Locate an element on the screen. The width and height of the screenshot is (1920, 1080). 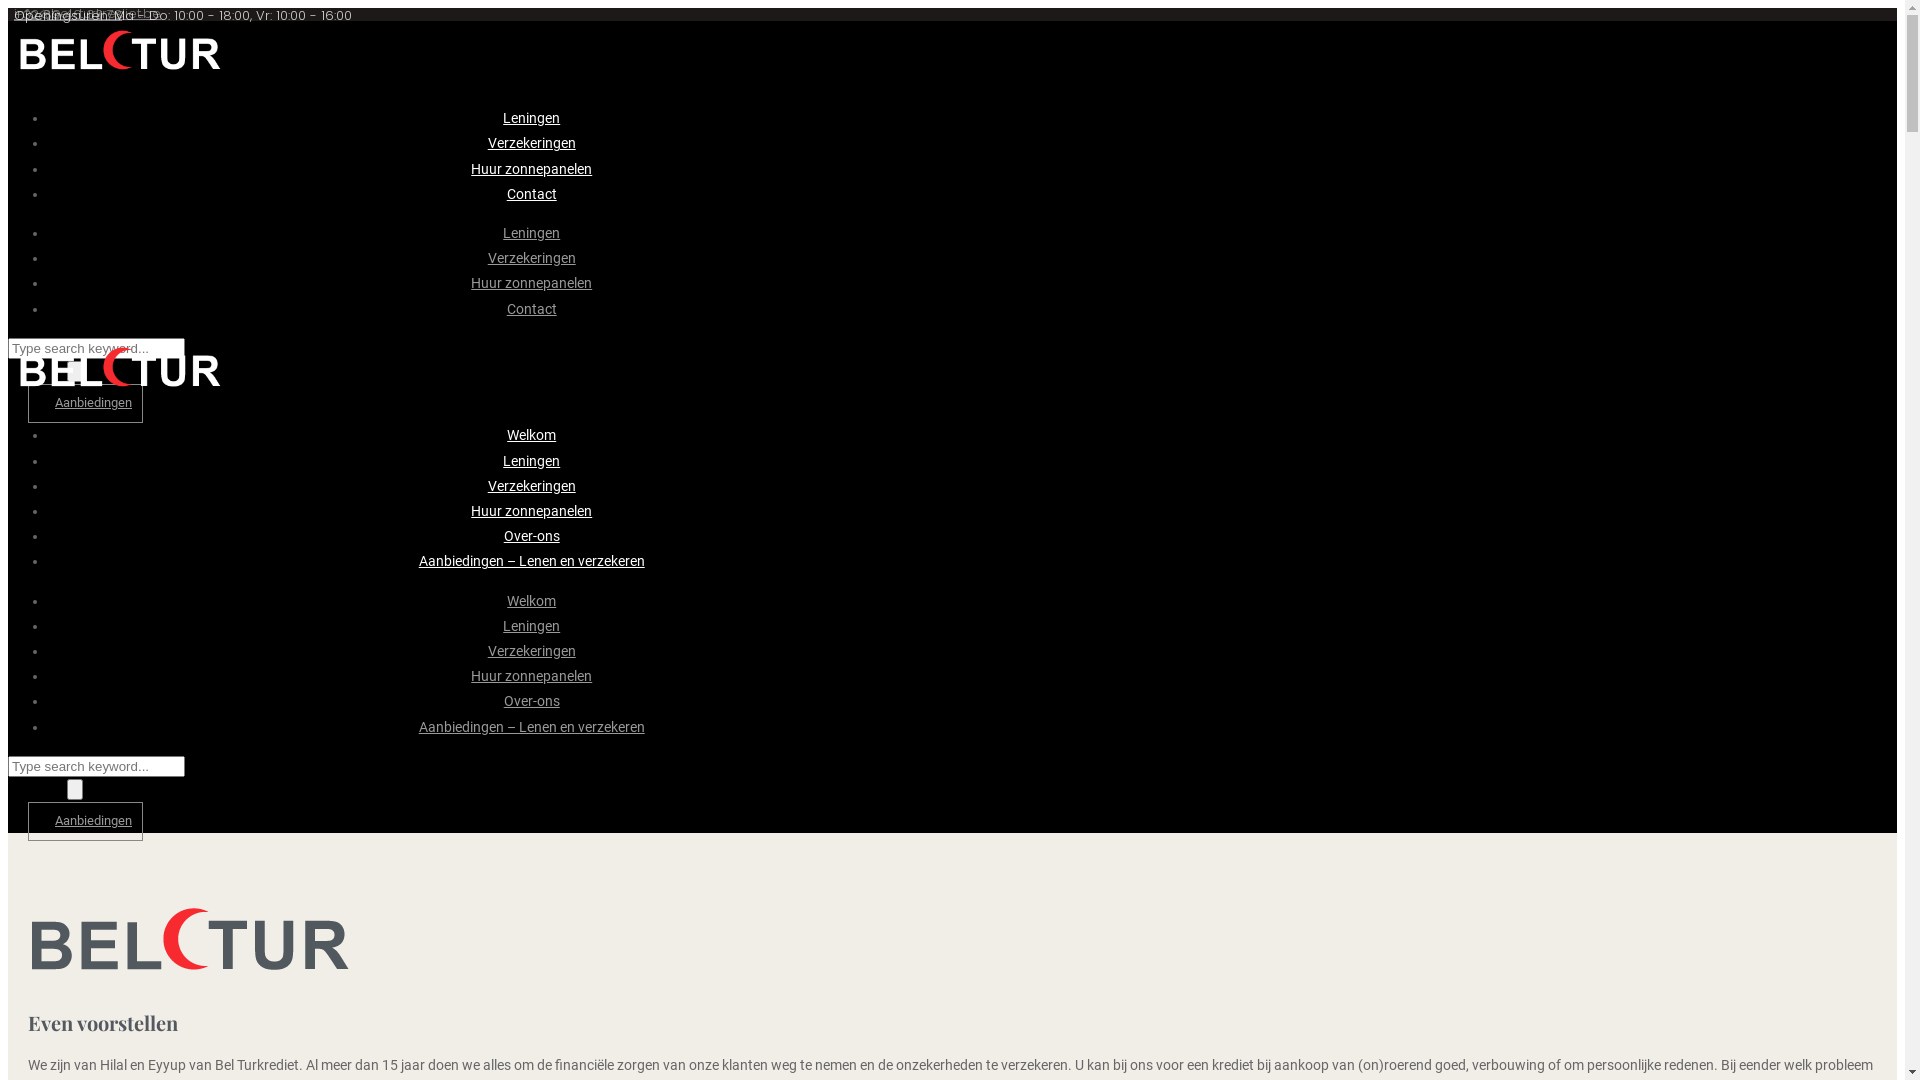
'Huur zonnepanelen' is located at coordinates (531, 509).